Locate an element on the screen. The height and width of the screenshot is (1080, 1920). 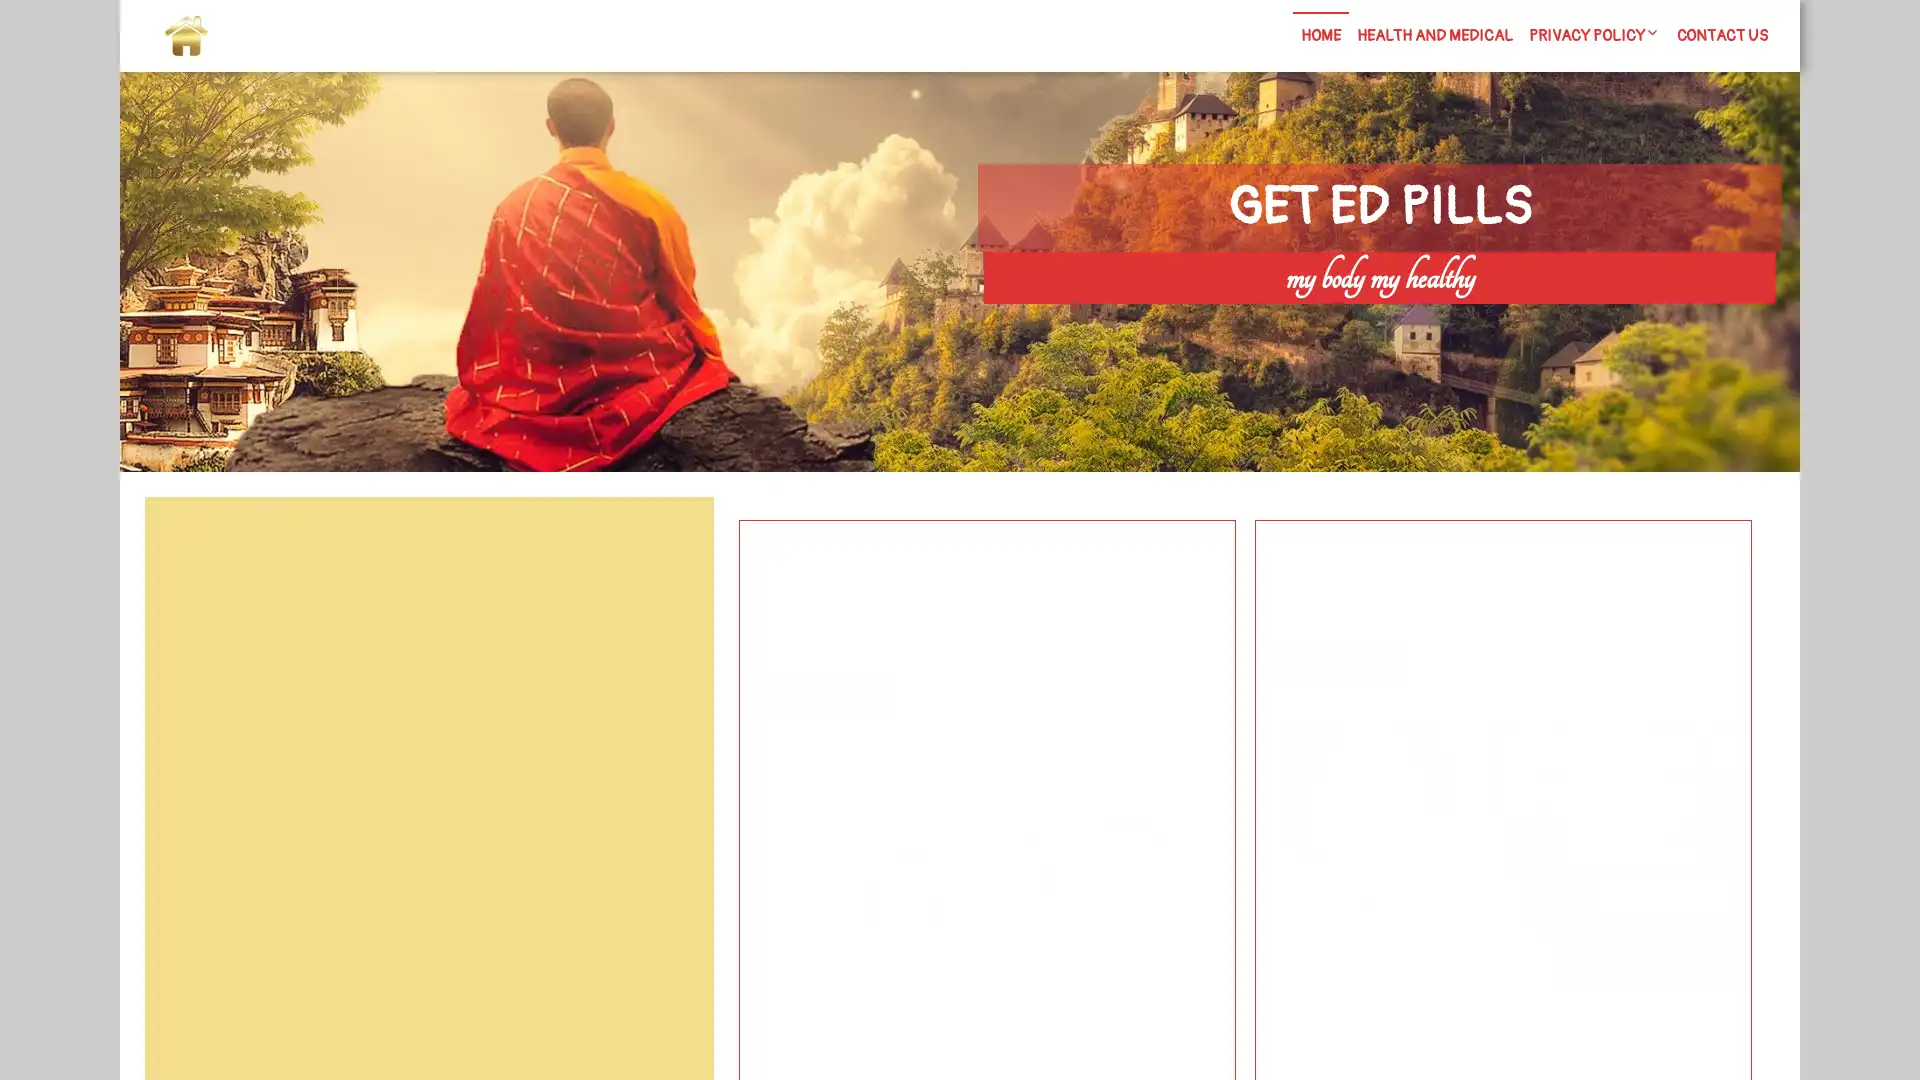
Search is located at coordinates (1557, 327).